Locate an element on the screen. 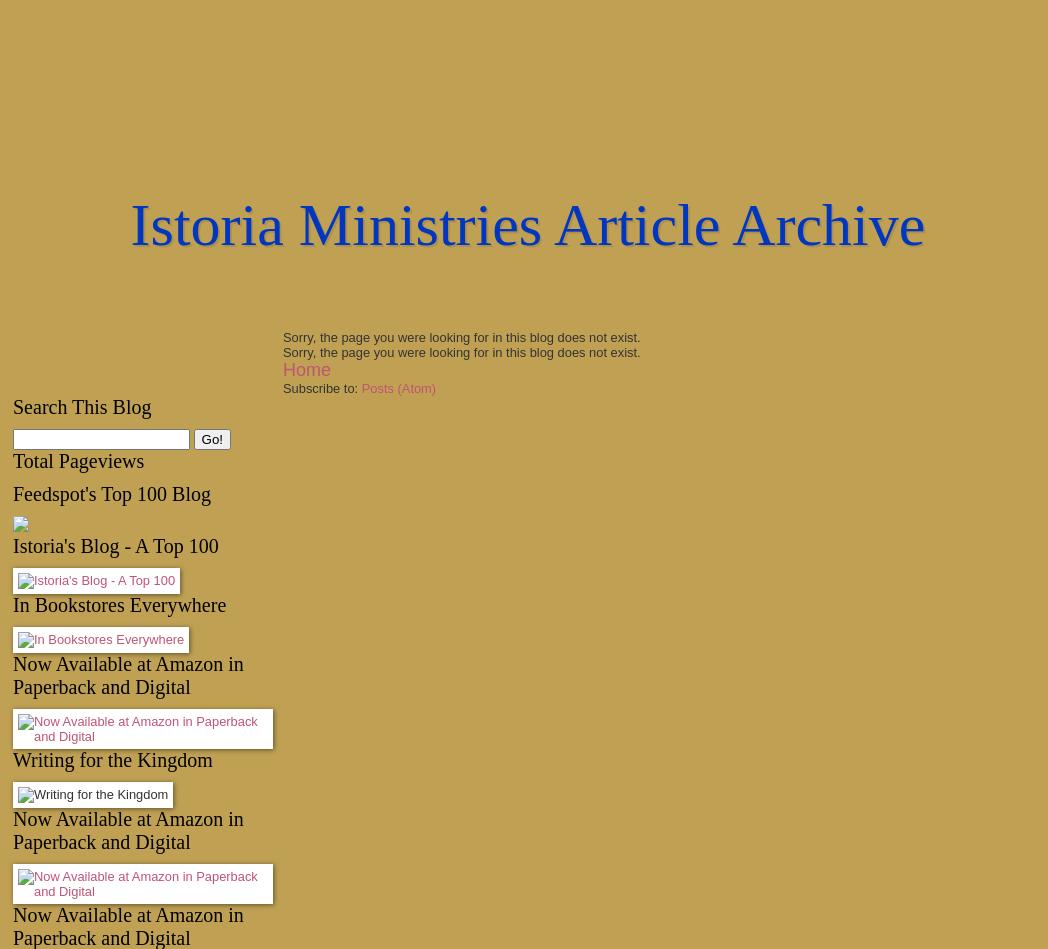 Image resolution: width=1048 pixels, height=949 pixels. 'Subscribe to:' is located at coordinates (281, 388).